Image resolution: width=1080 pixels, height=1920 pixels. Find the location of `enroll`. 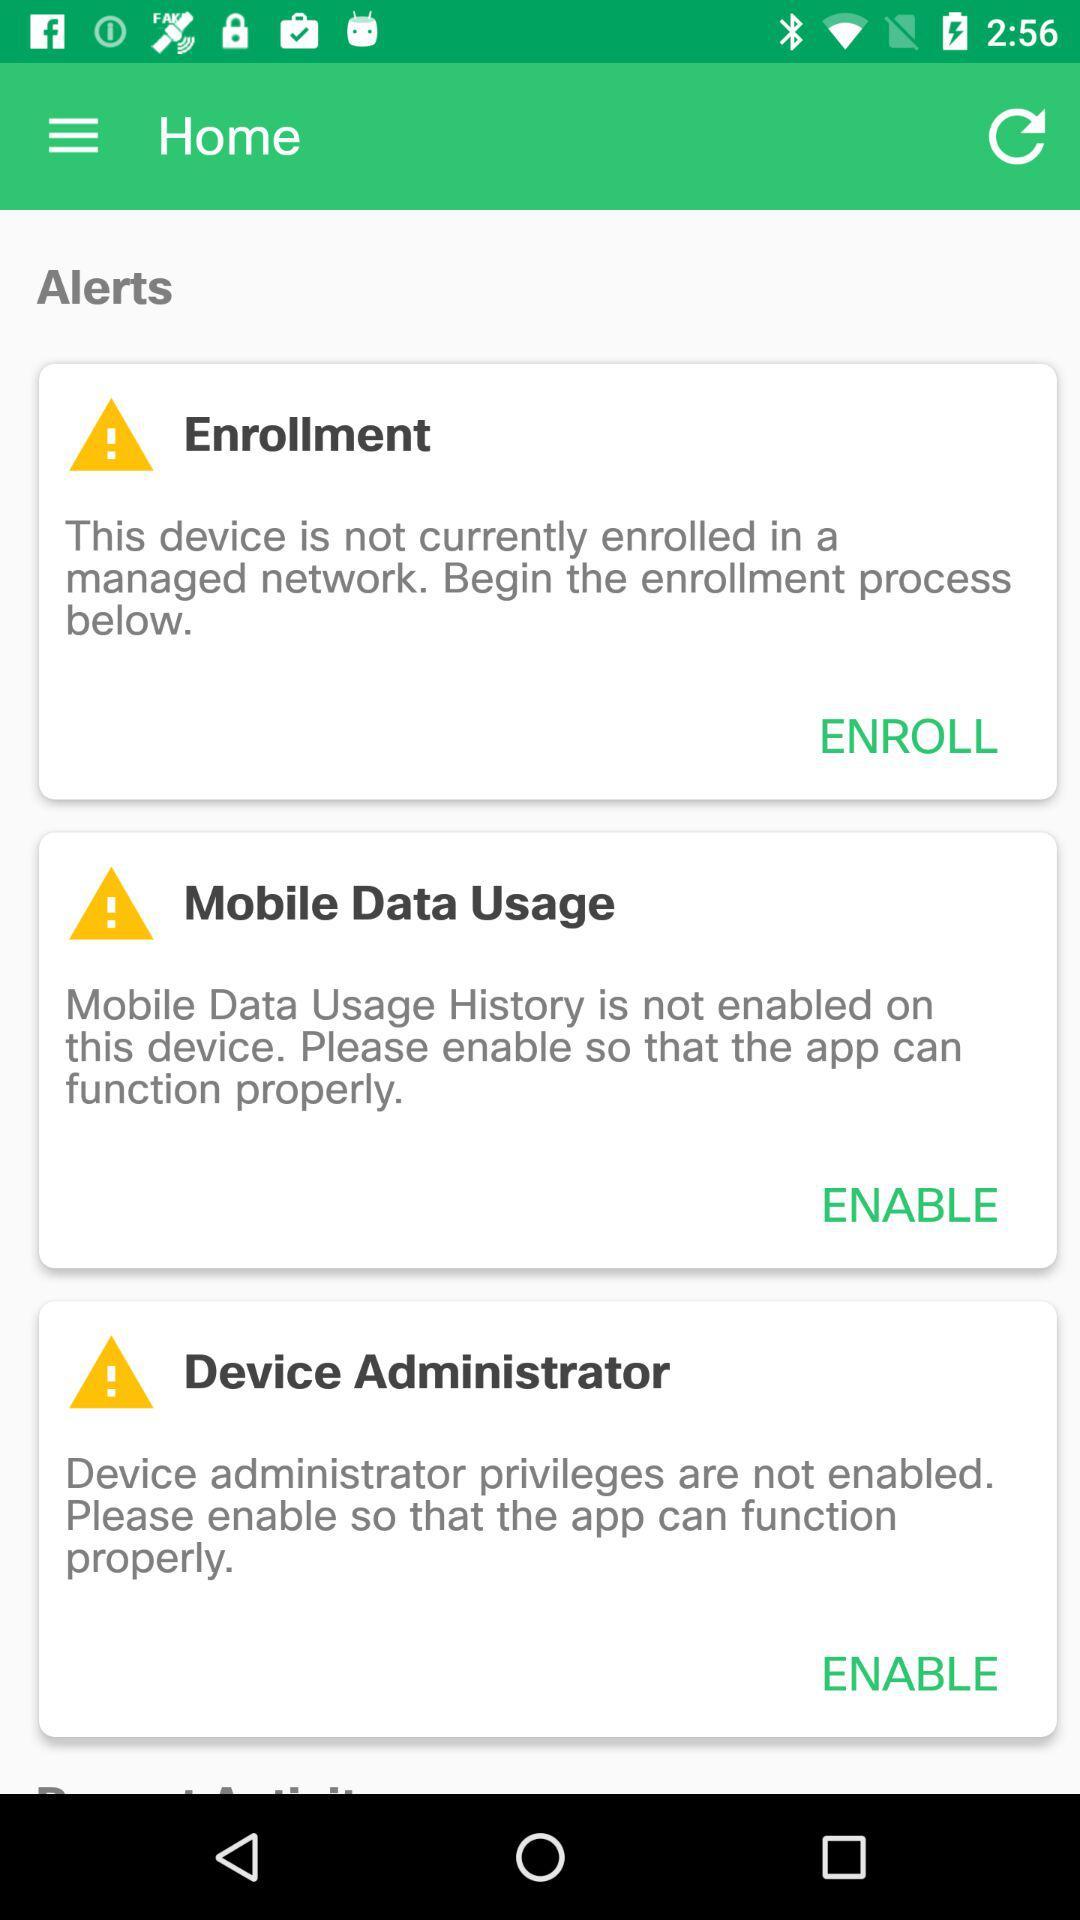

enroll is located at coordinates (909, 735).